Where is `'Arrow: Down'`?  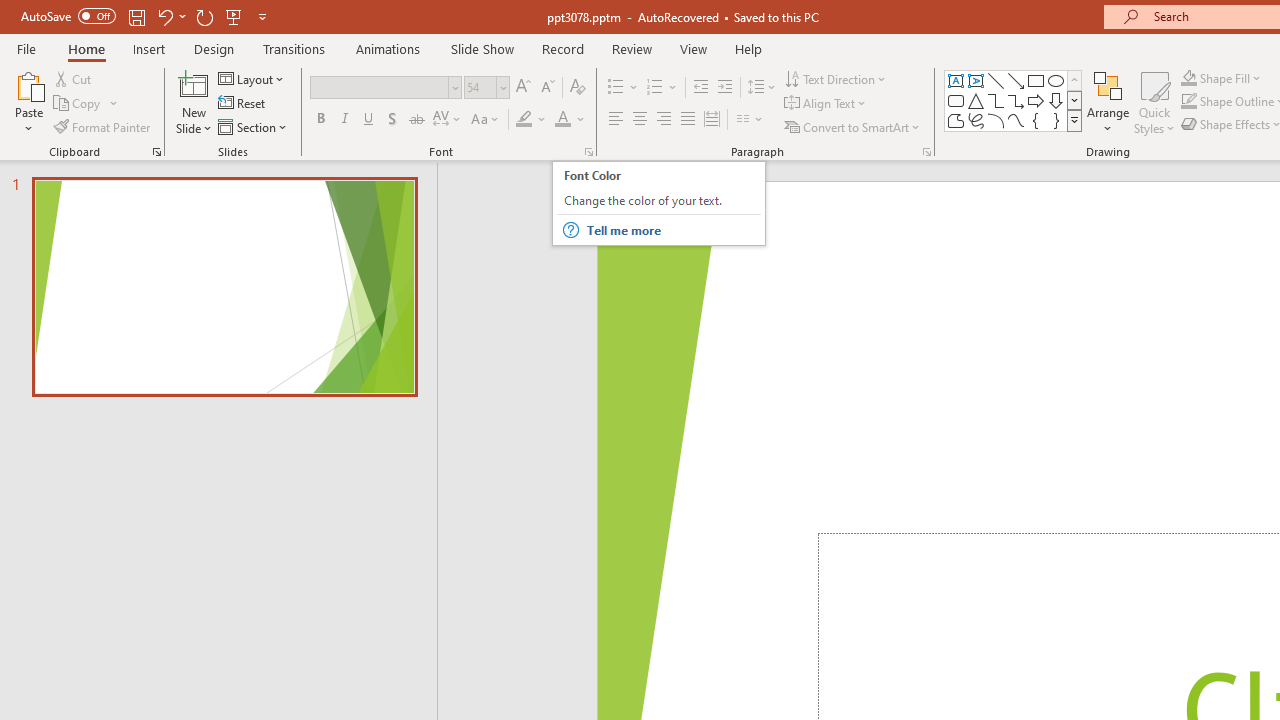
'Arrow: Down' is located at coordinates (1055, 100).